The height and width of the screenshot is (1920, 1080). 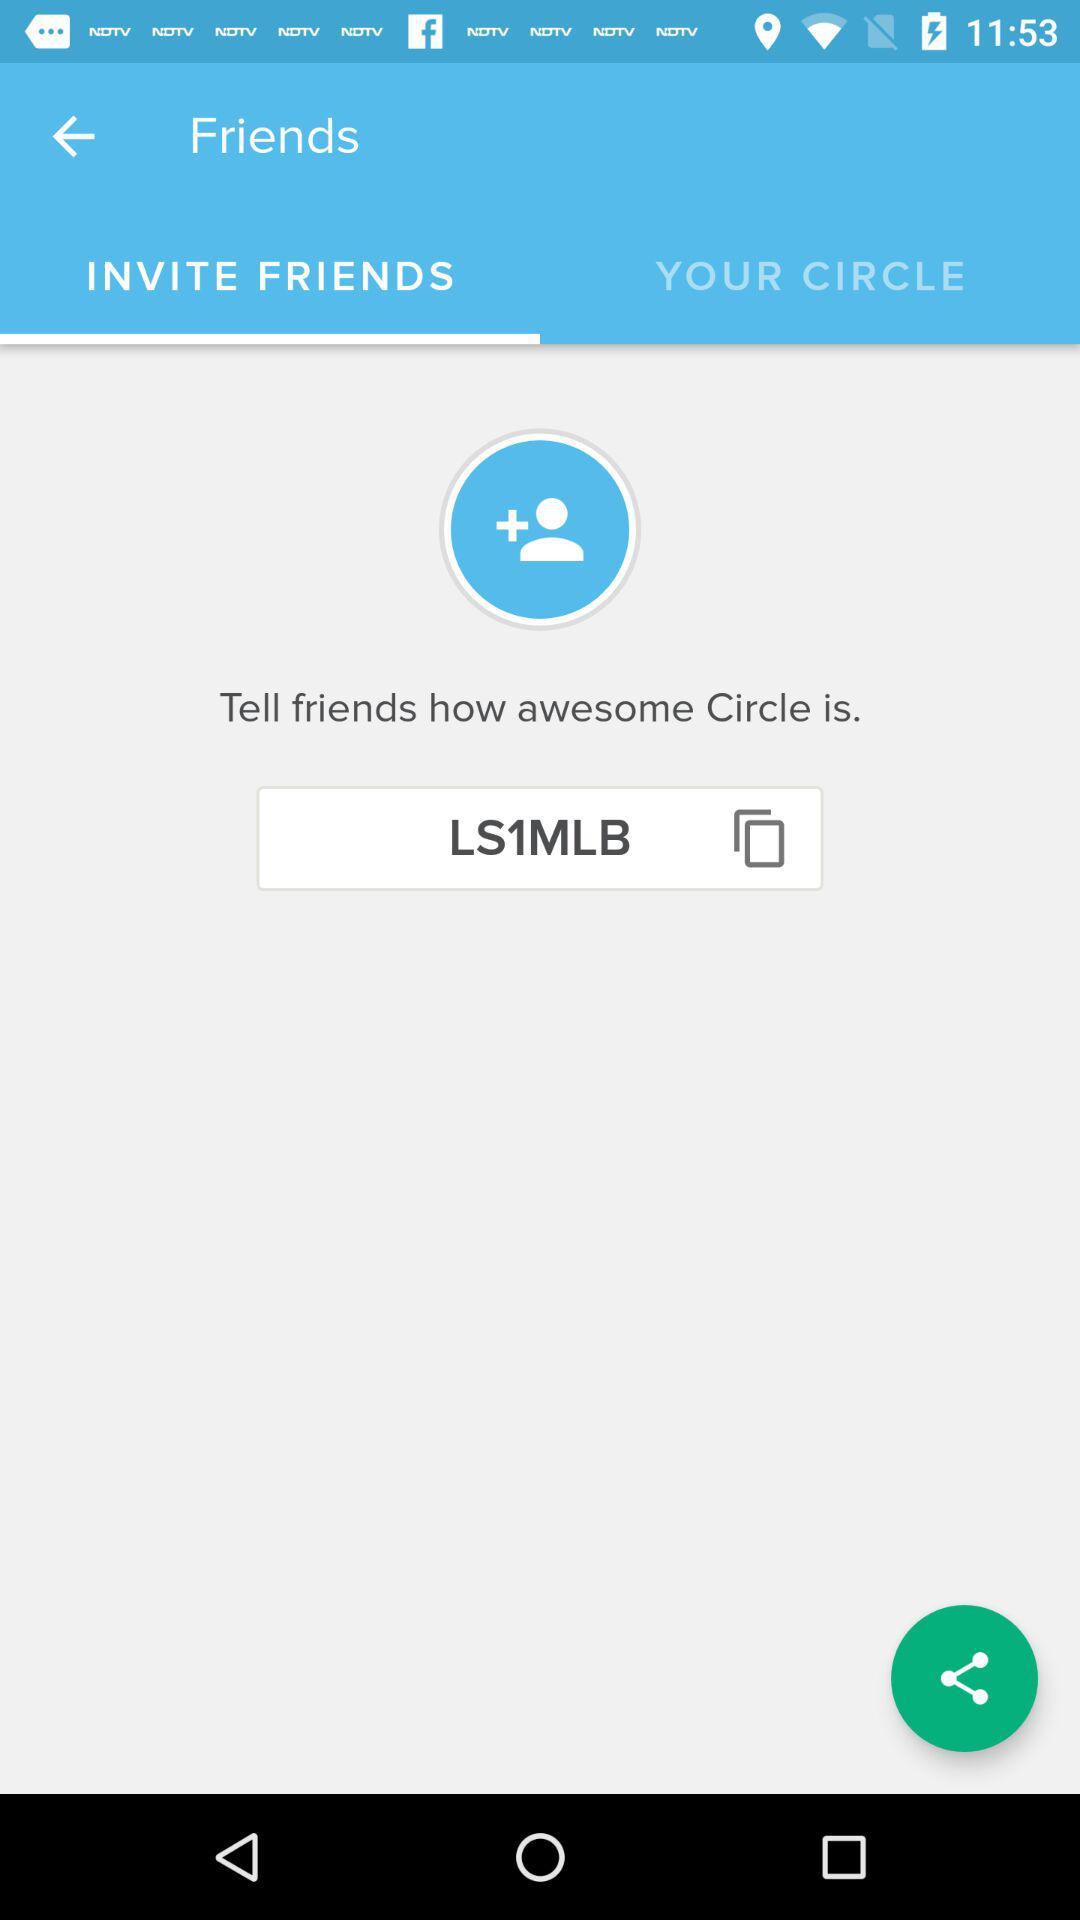 What do you see at coordinates (963, 1678) in the screenshot?
I see `icon at the bottom right corner` at bounding box center [963, 1678].